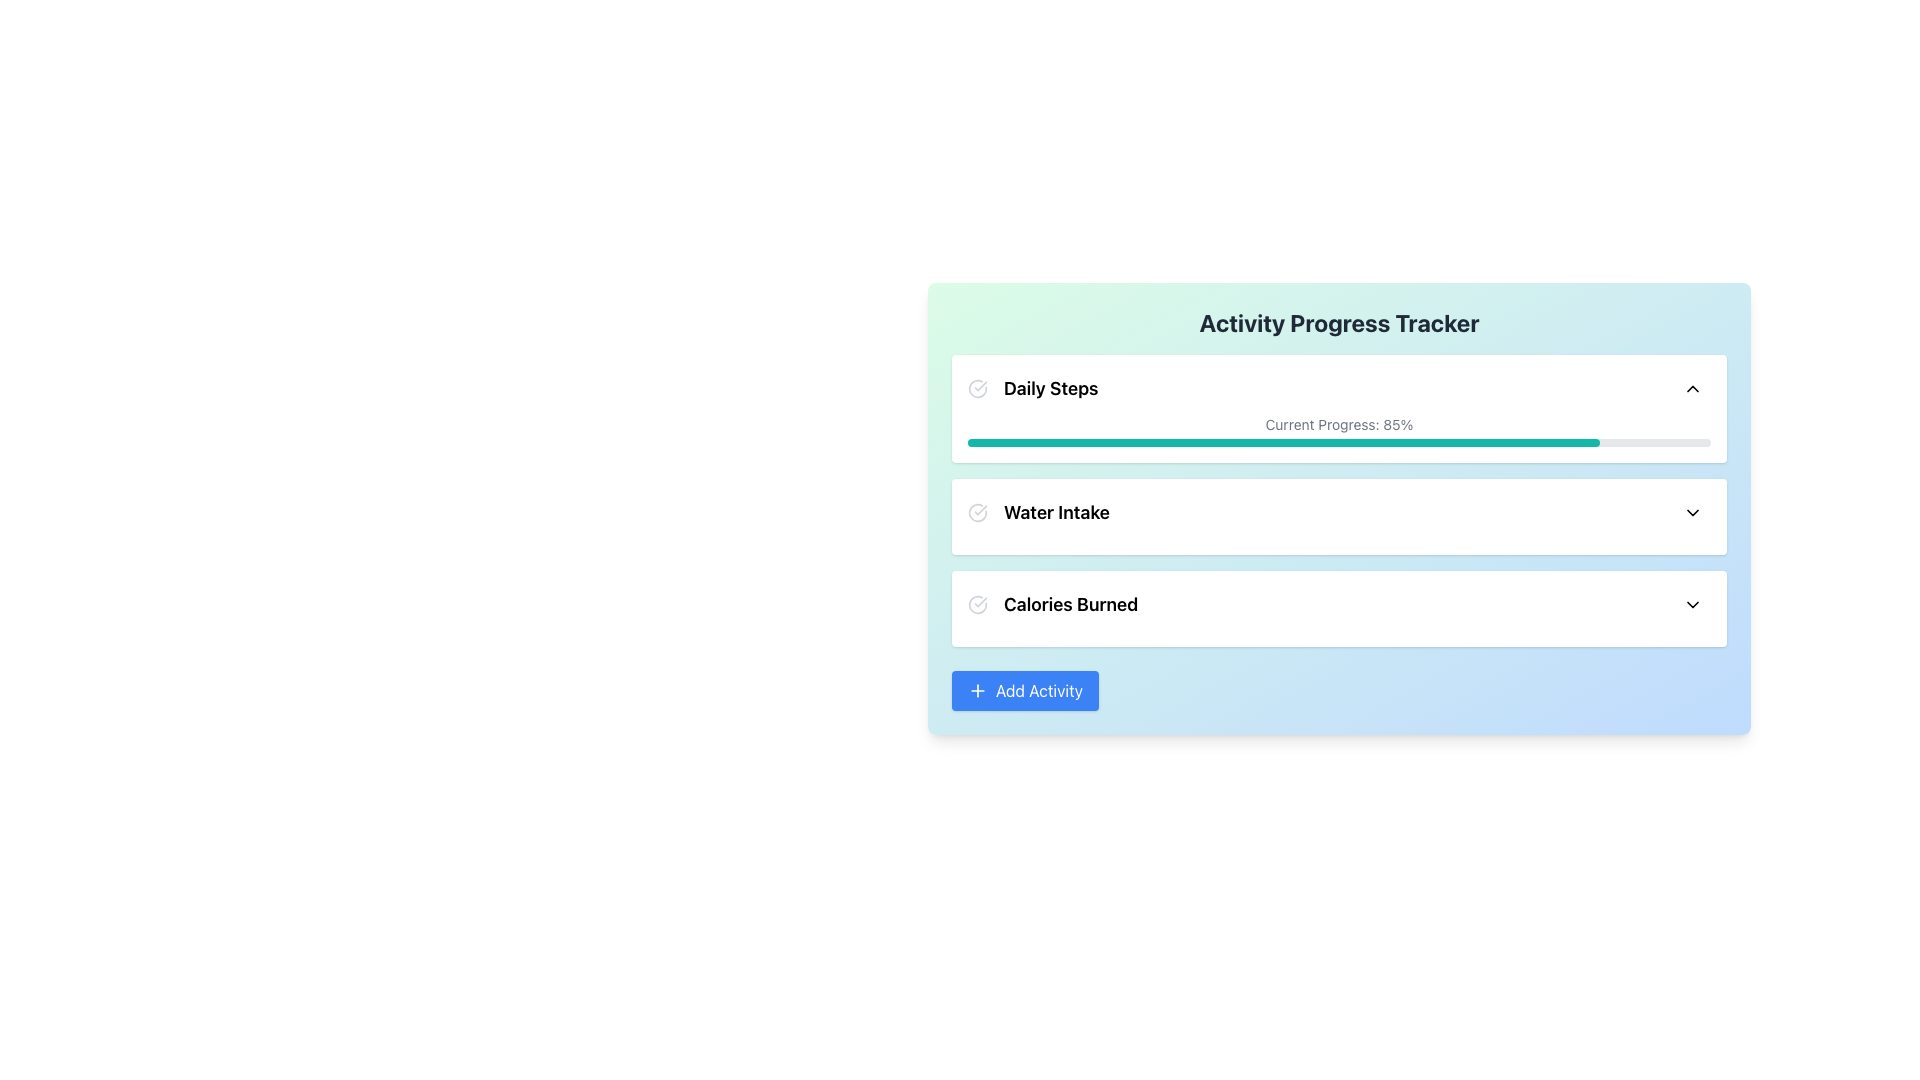  I want to click on the Progress Bar that indicates 85% completion of the 'Daily Steps' activity within the 'Activity Progress Tracker' card, so click(1283, 442).